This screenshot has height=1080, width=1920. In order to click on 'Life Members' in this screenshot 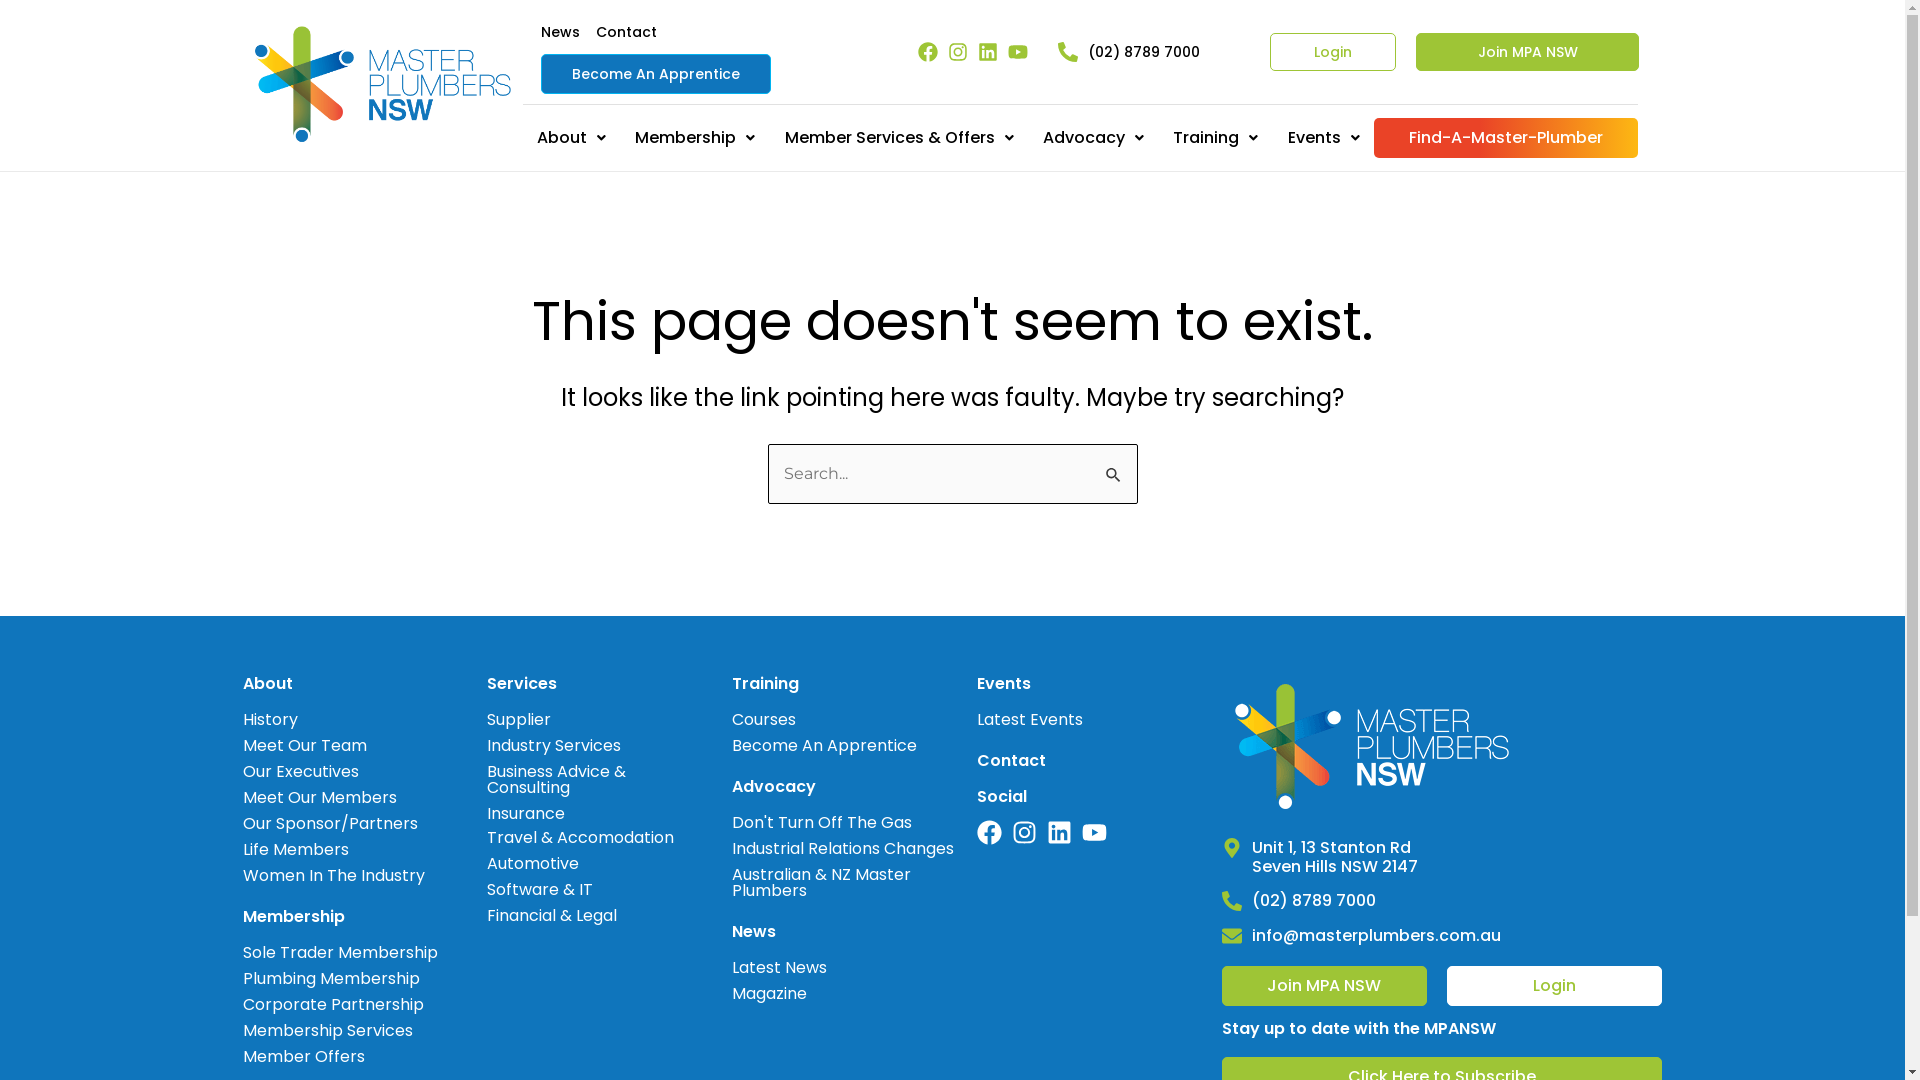, I will do `click(332, 849)`.